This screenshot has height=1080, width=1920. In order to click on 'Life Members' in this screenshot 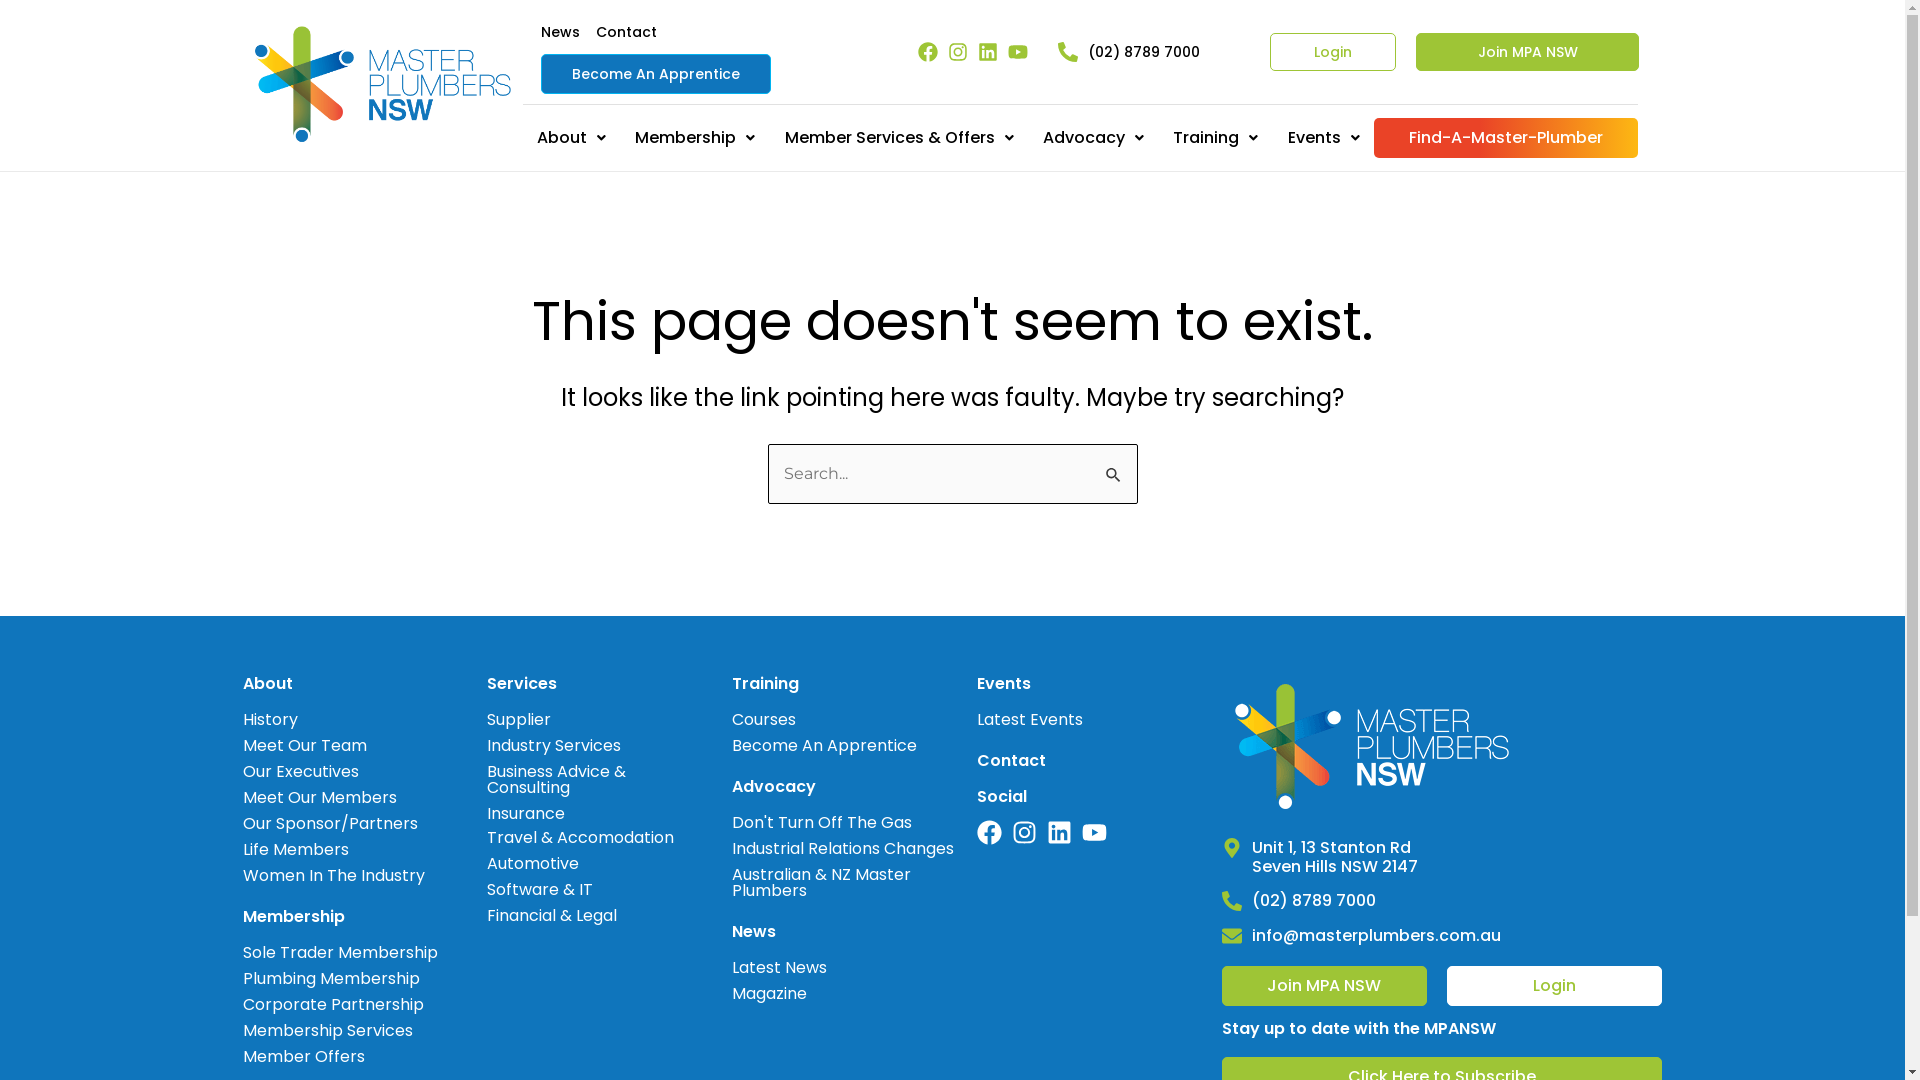, I will do `click(332, 849)`.